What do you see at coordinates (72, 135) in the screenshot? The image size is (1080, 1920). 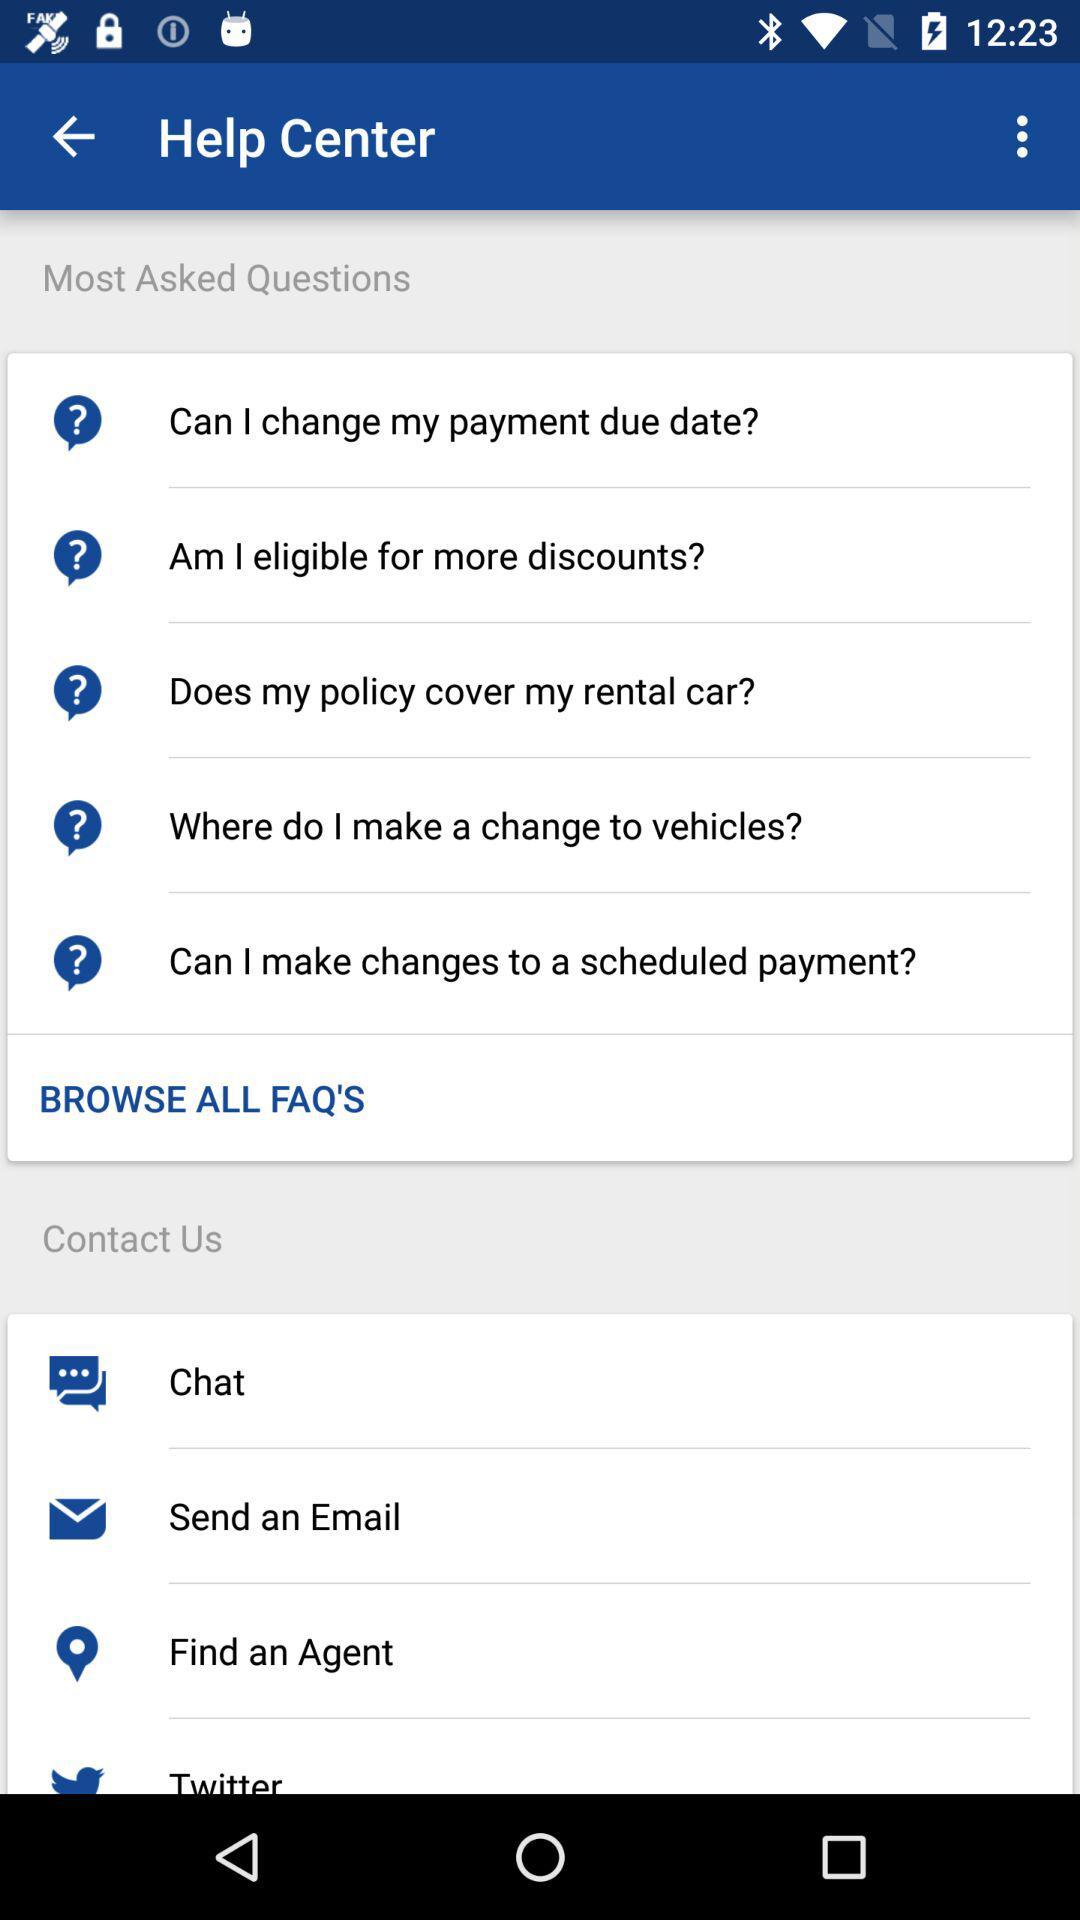 I see `the app to the left of the help center` at bounding box center [72, 135].